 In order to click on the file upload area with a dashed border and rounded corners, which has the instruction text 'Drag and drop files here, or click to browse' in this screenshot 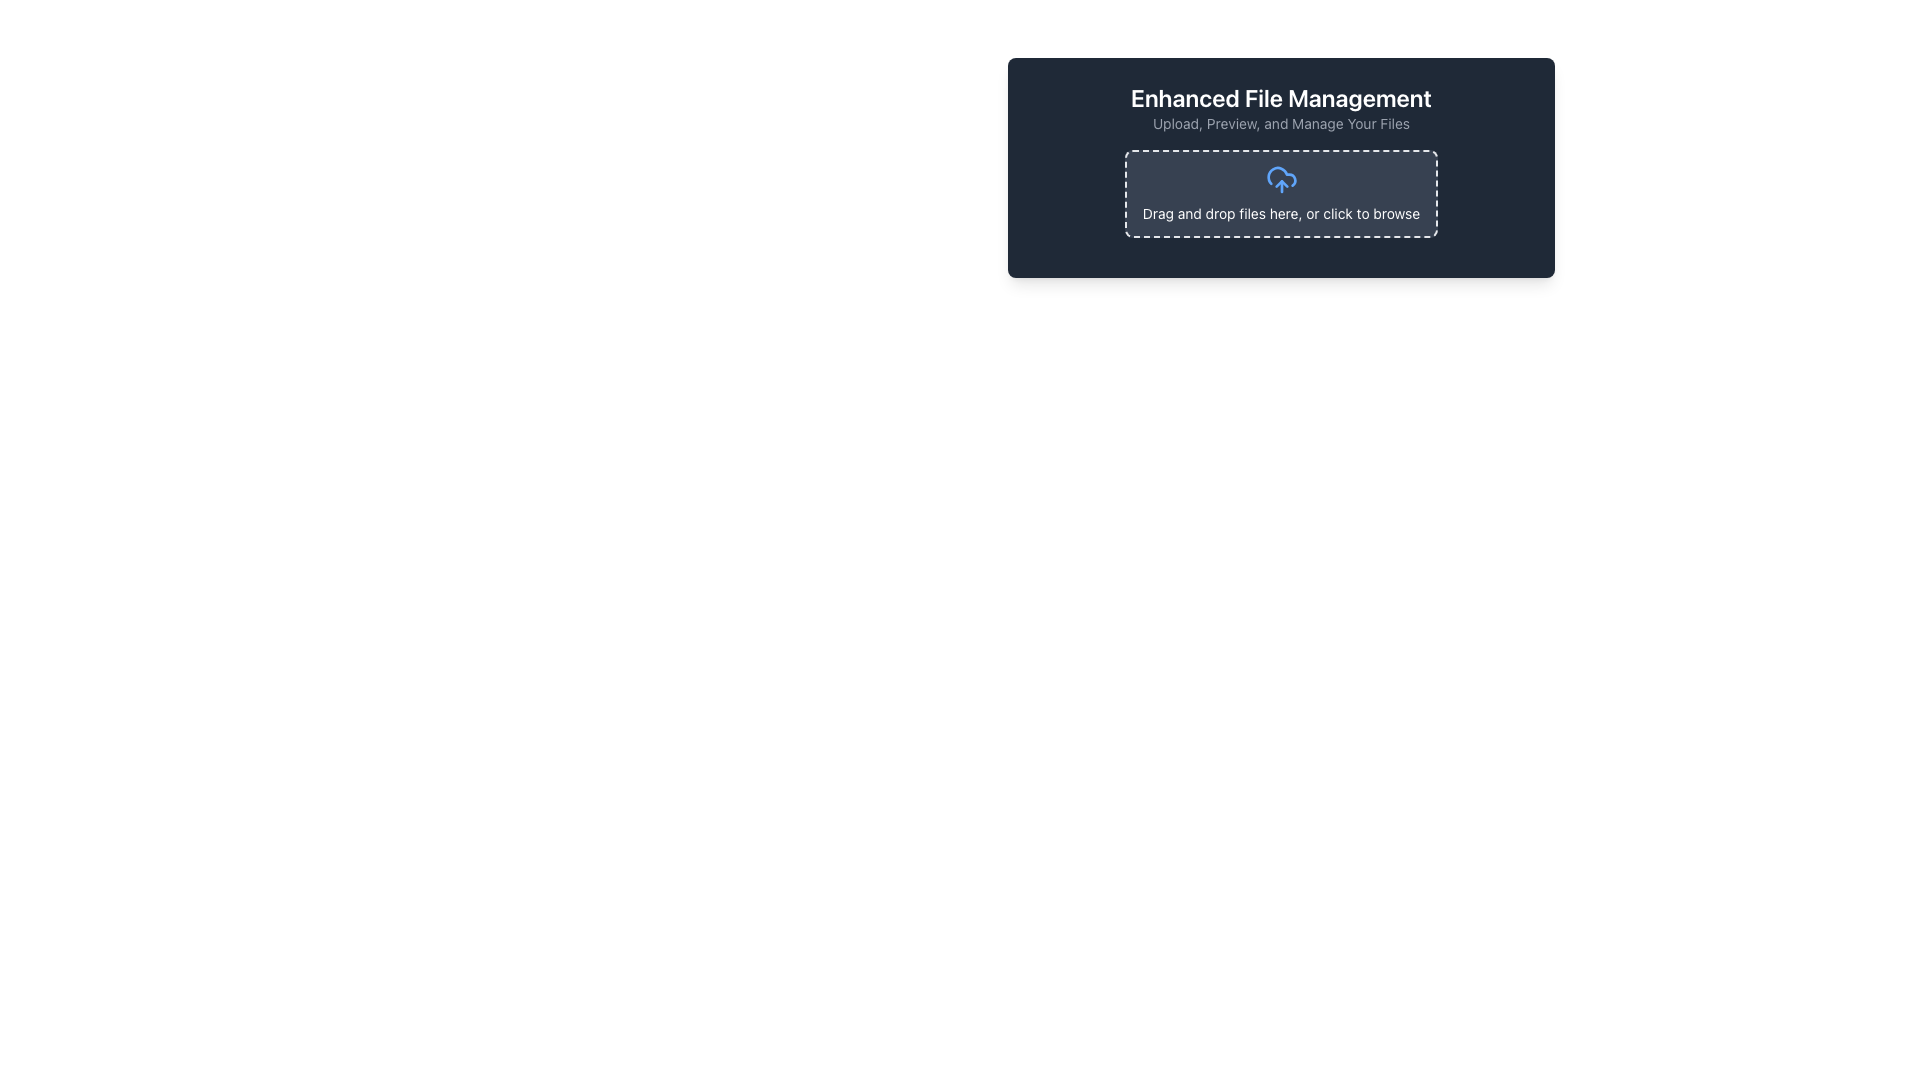, I will do `click(1281, 193)`.